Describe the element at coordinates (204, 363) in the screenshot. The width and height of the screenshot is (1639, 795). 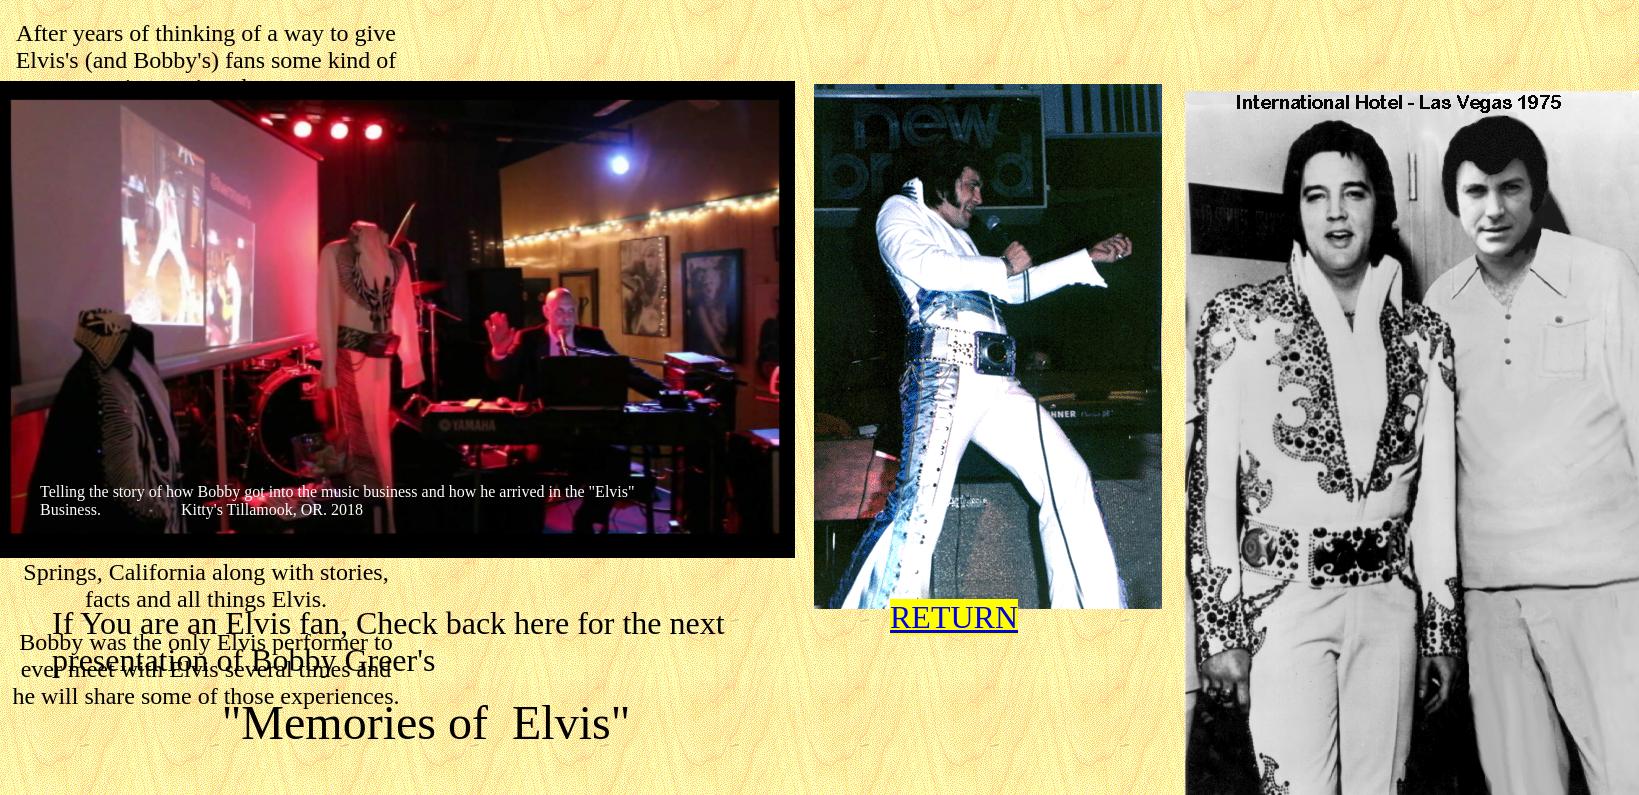
I see `'Bobby has picked 12 of Elvis best know songs 
and put them together with total precision so that the music fits perfectly from 
end to end.'` at that location.